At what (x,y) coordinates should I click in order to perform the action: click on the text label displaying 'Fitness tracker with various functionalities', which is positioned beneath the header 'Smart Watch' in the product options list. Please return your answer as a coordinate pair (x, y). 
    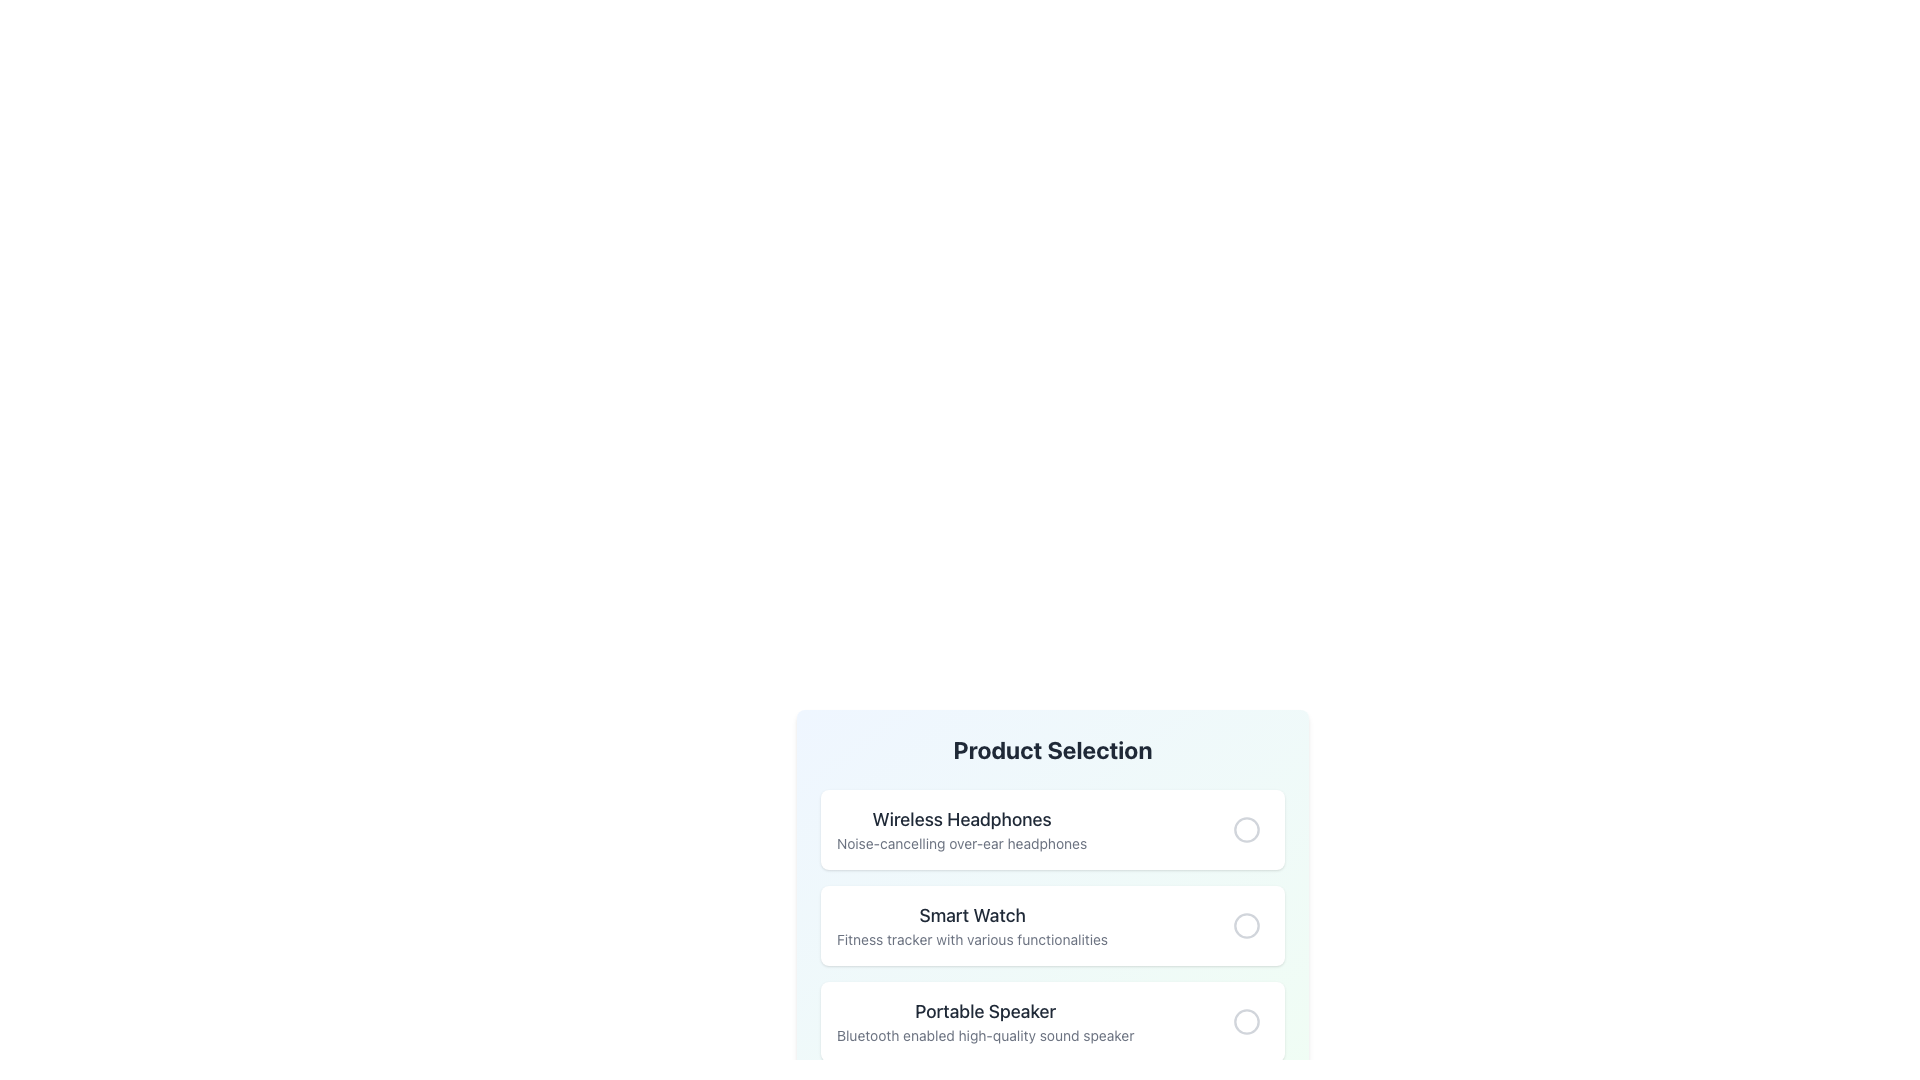
    Looking at the image, I should click on (972, 940).